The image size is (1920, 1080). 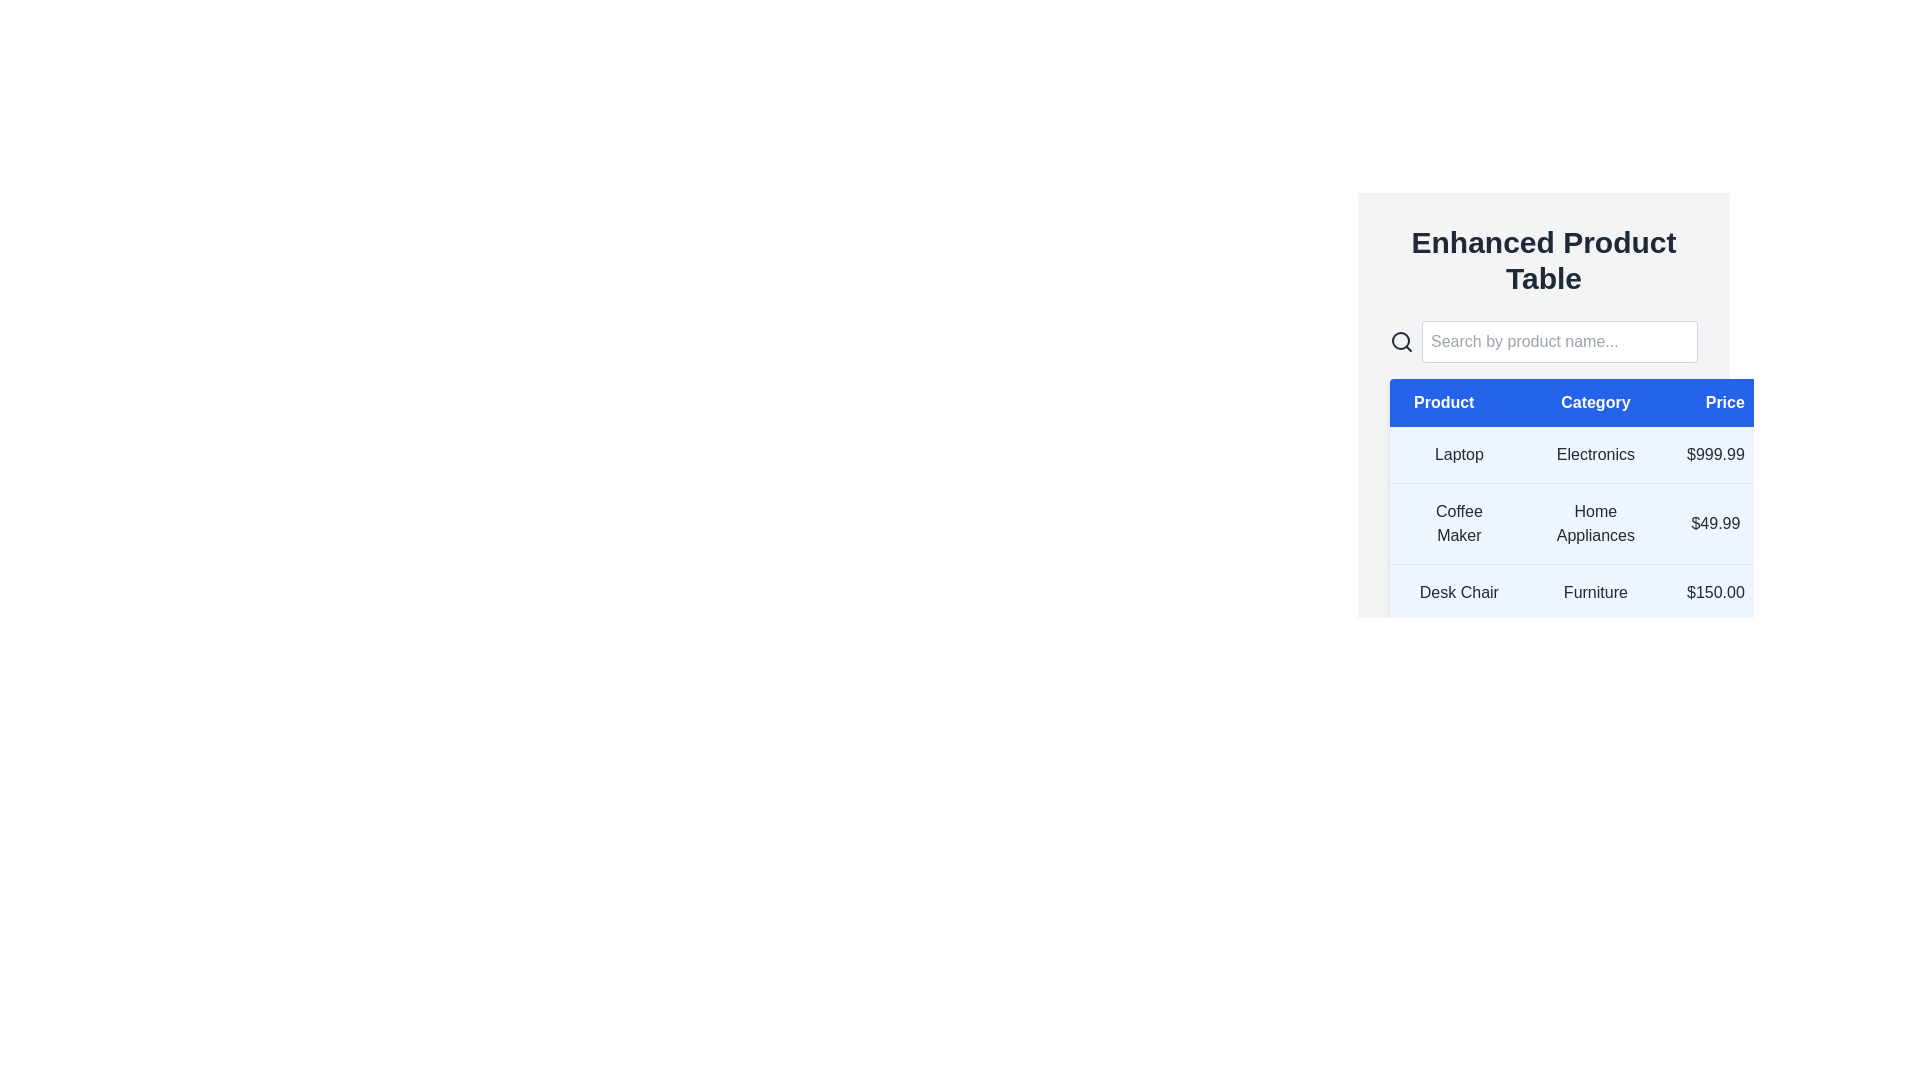 What do you see at coordinates (1400, 339) in the screenshot?
I see `the circular part of the magnifying glass icon, which serves as a visual indicator of the search functionality located to the left of the input field for searching, just above the table header titled 'Product.'` at bounding box center [1400, 339].